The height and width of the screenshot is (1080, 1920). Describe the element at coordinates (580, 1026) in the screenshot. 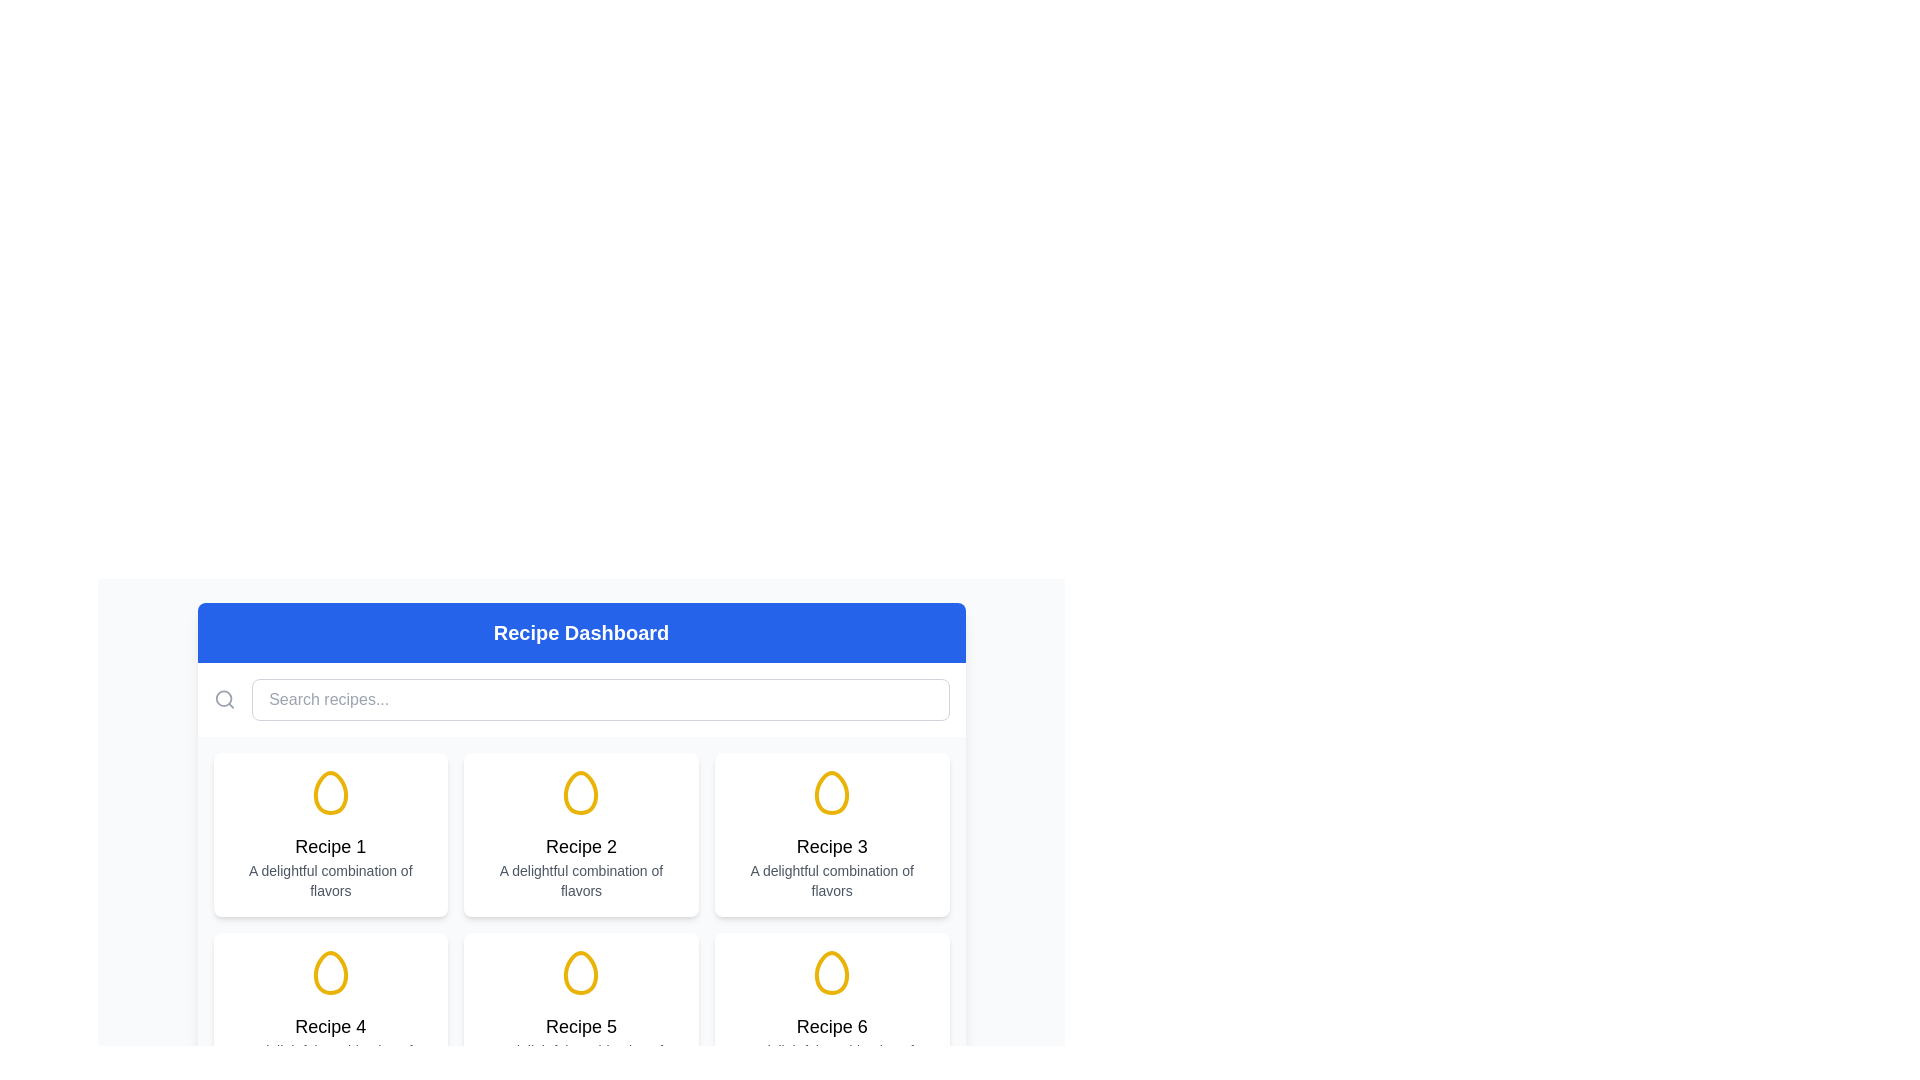

I see `the static text label 'Recipe 5'` at that location.